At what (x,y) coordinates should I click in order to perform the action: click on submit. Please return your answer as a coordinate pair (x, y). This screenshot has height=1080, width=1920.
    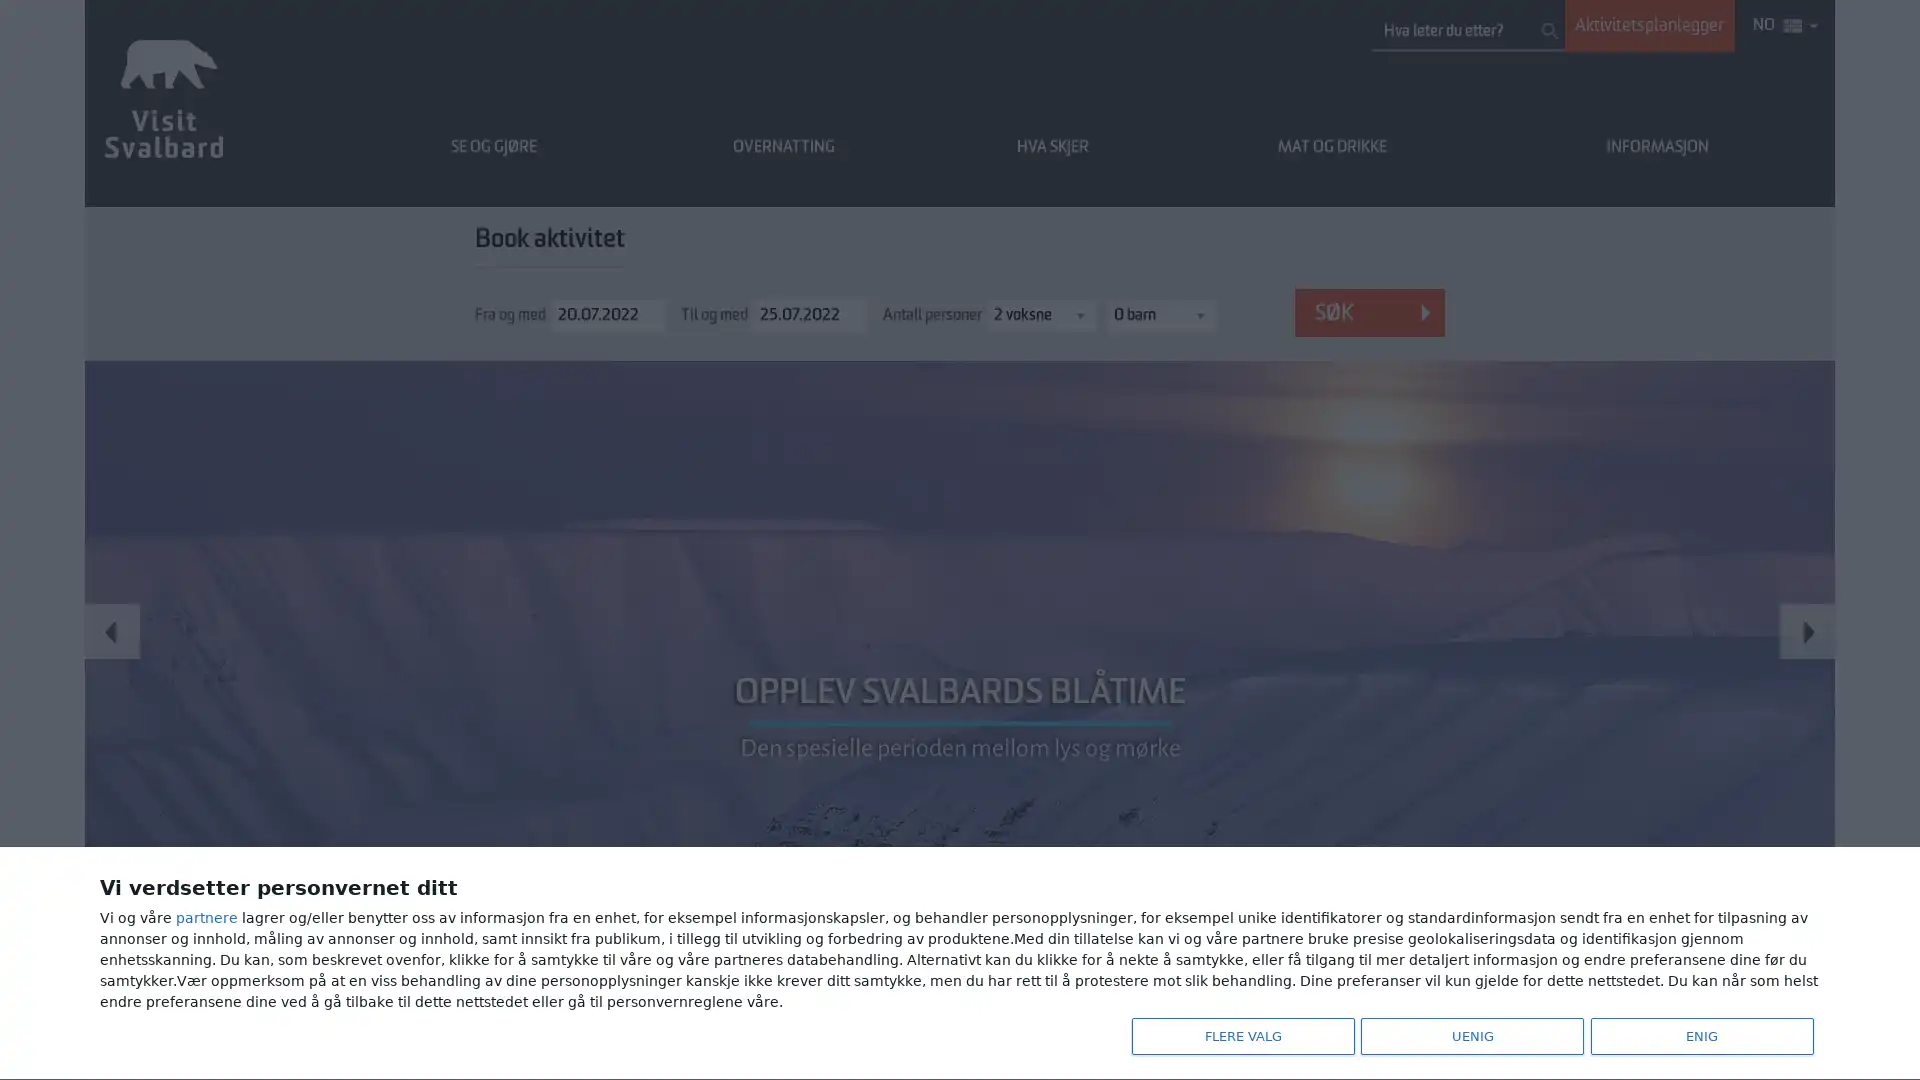
    Looking at the image, I should click on (1549, 30).